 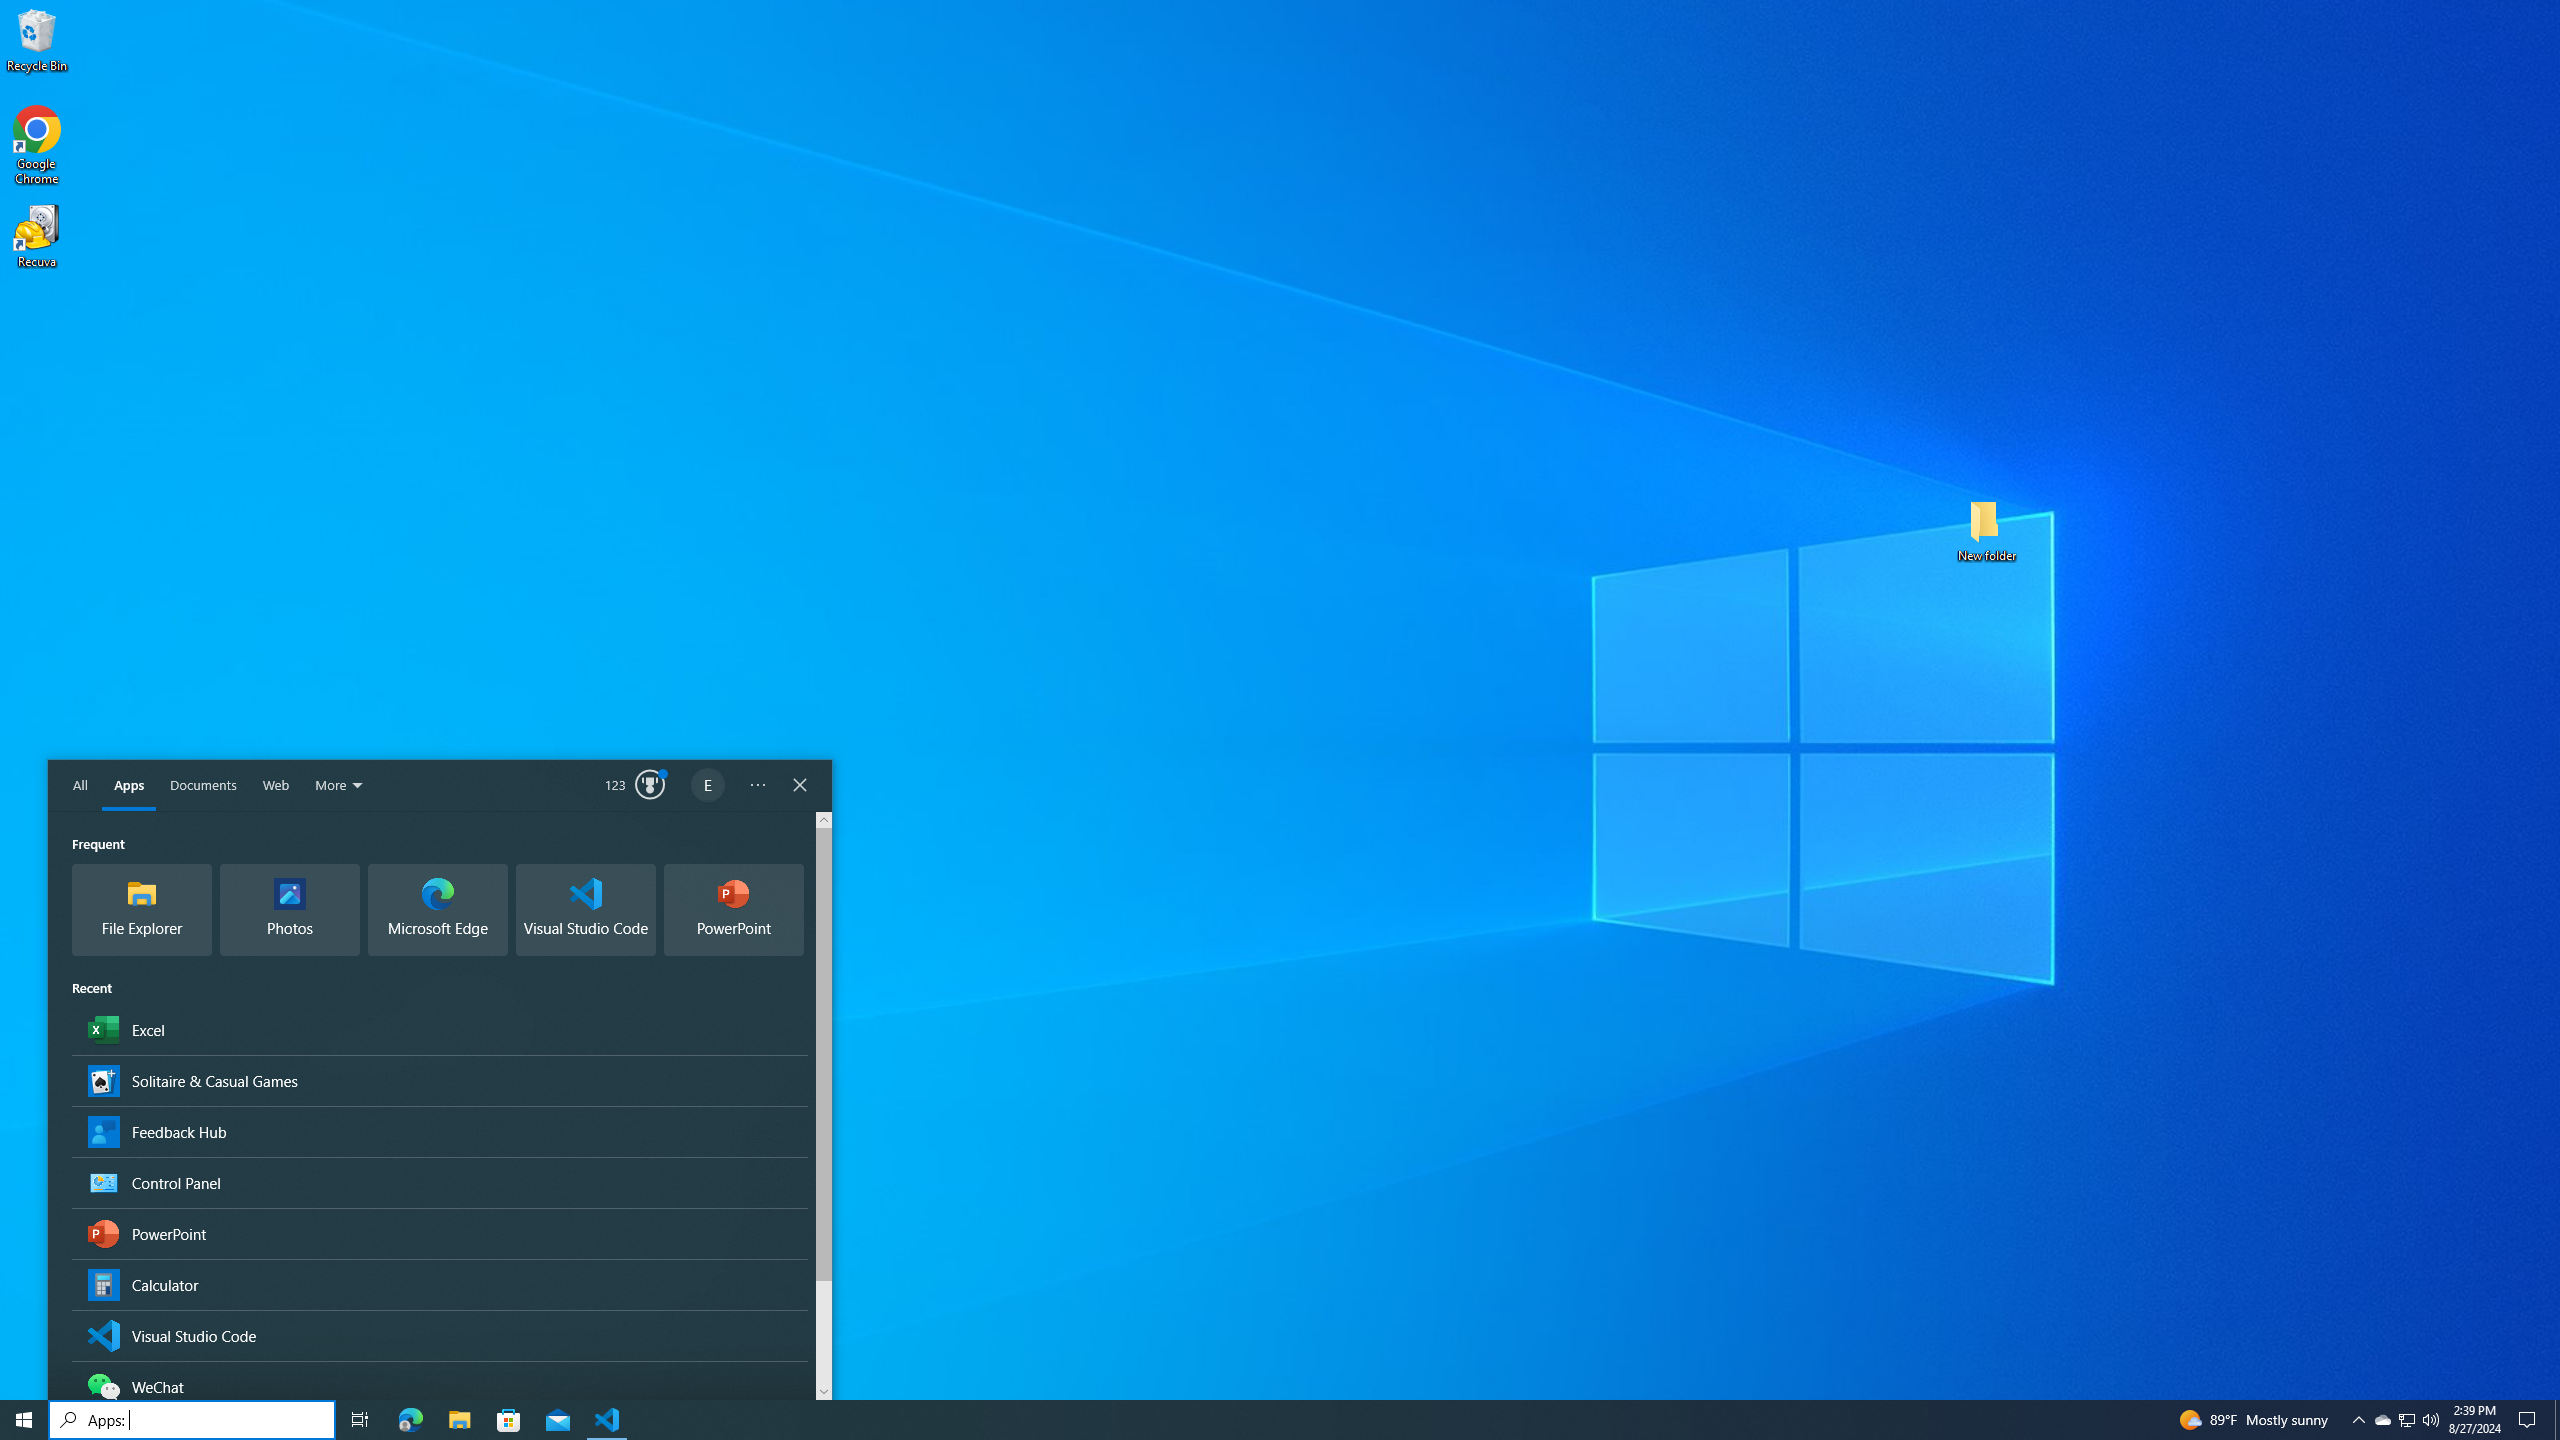 What do you see at coordinates (289, 909) in the screenshot?
I see `'Photos, App'` at bounding box center [289, 909].